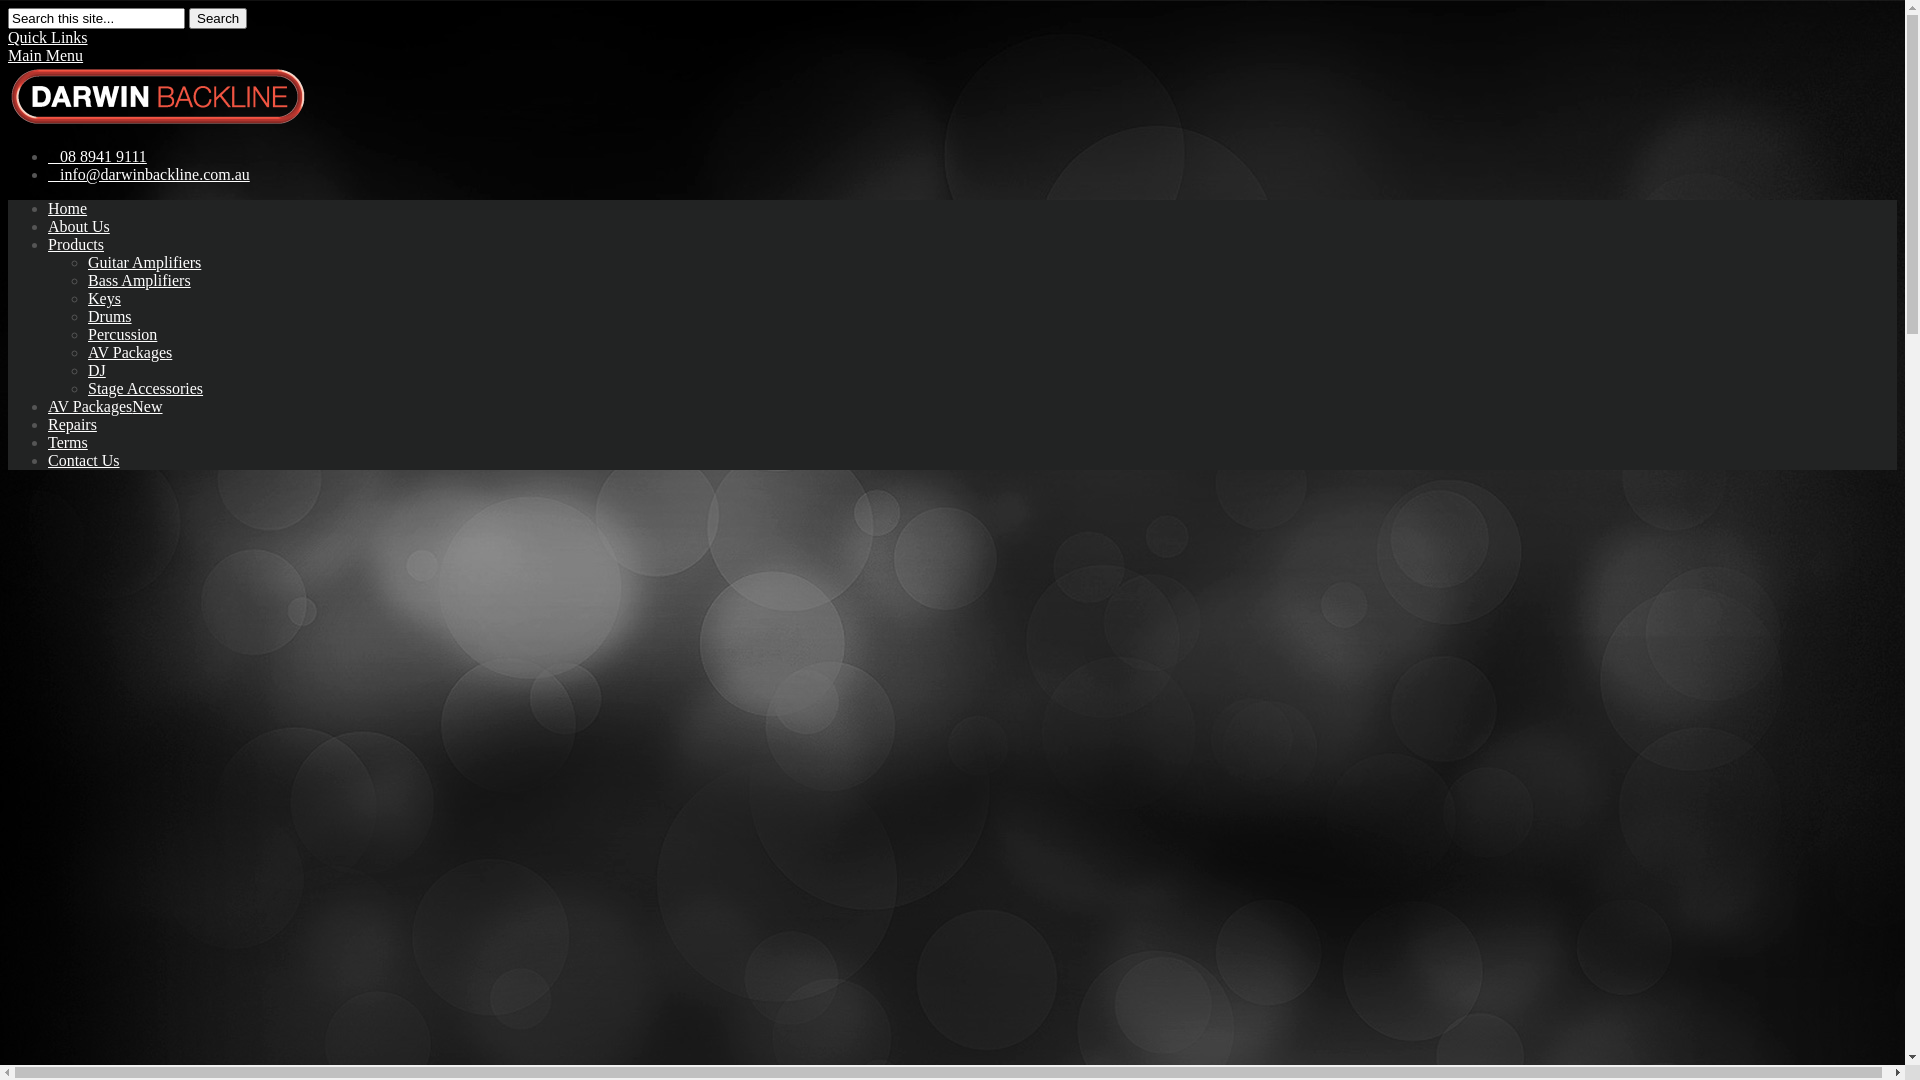 Image resolution: width=1920 pixels, height=1080 pixels. What do you see at coordinates (96, 155) in the screenshot?
I see `'   08 8941 9111'` at bounding box center [96, 155].